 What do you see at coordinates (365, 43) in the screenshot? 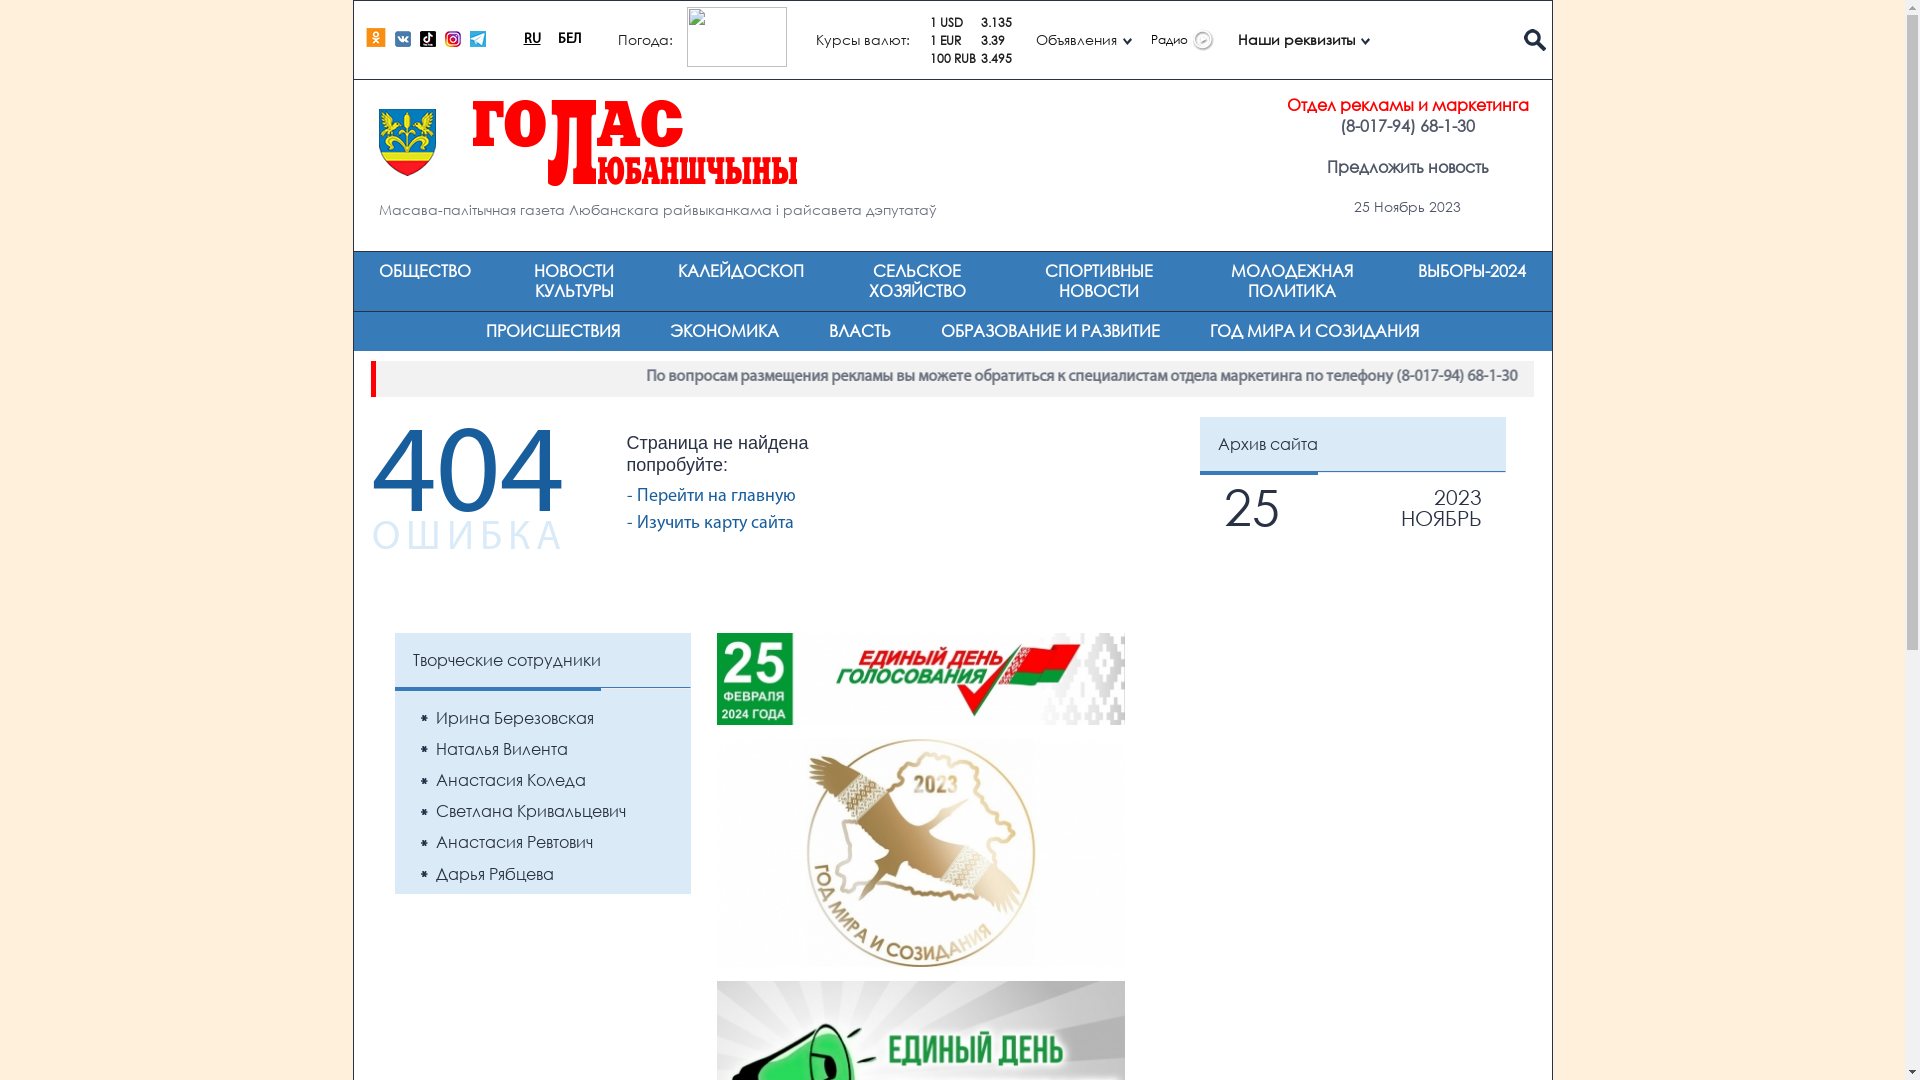
I see `'ok.ru'` at bounding box center [365, 43].